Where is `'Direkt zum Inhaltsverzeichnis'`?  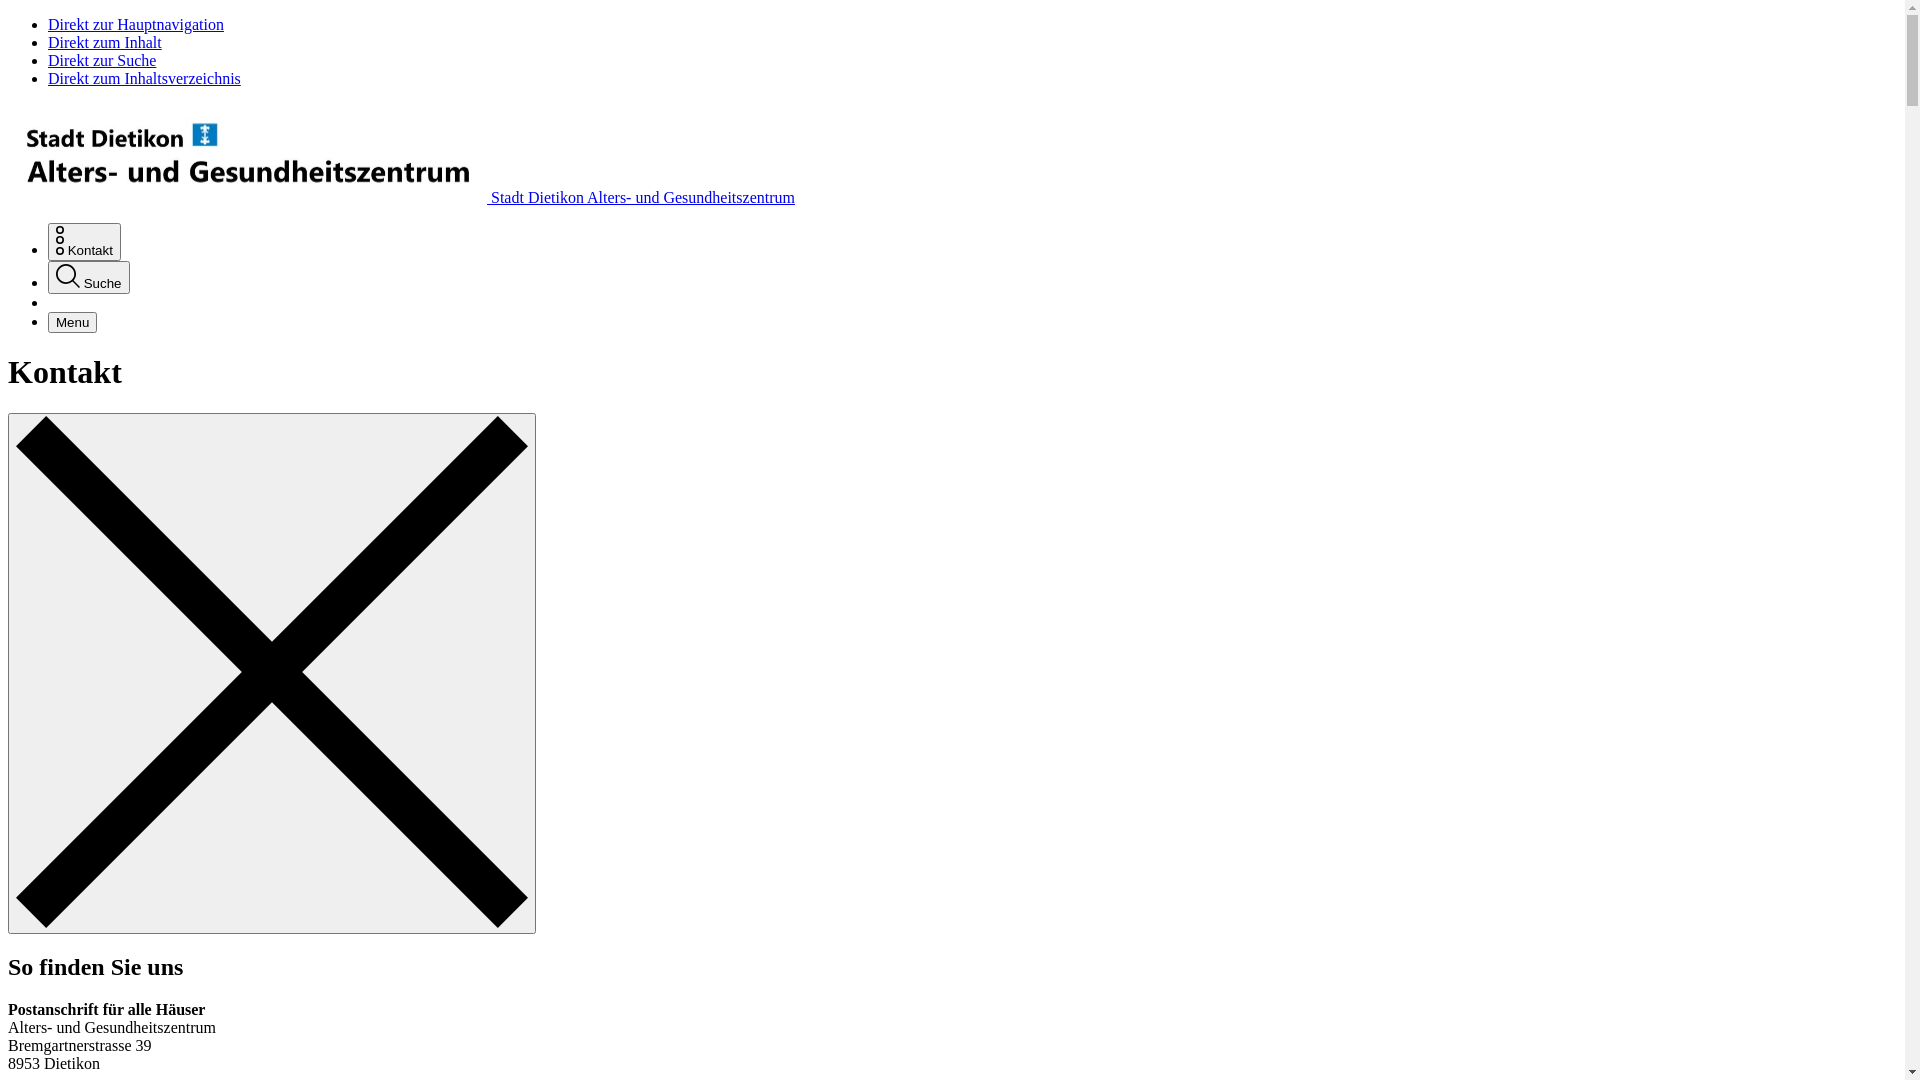
'Direkt zum Inhaltsverzeichnis' is located at coordinates (143, 77).